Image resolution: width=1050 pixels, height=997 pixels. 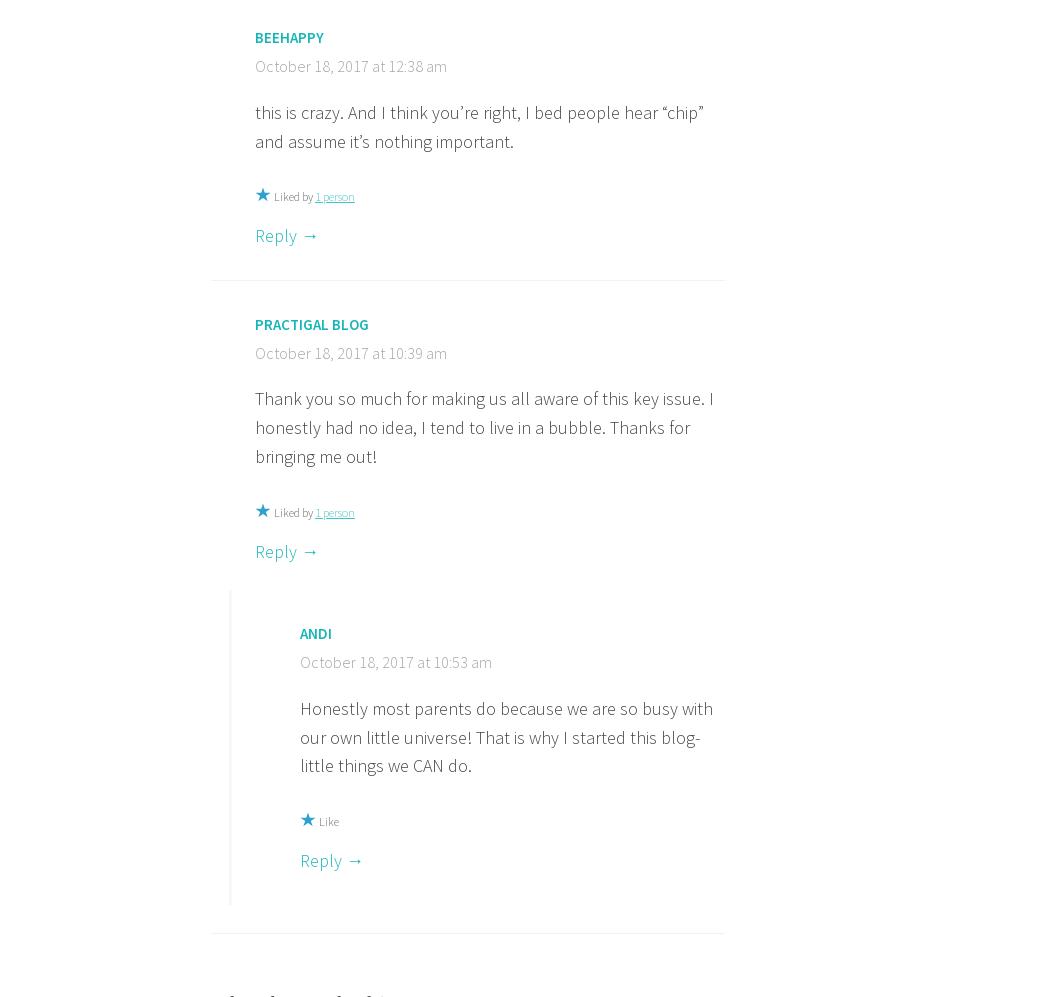 I want to click on 'Like', so click(x=328, y=820).